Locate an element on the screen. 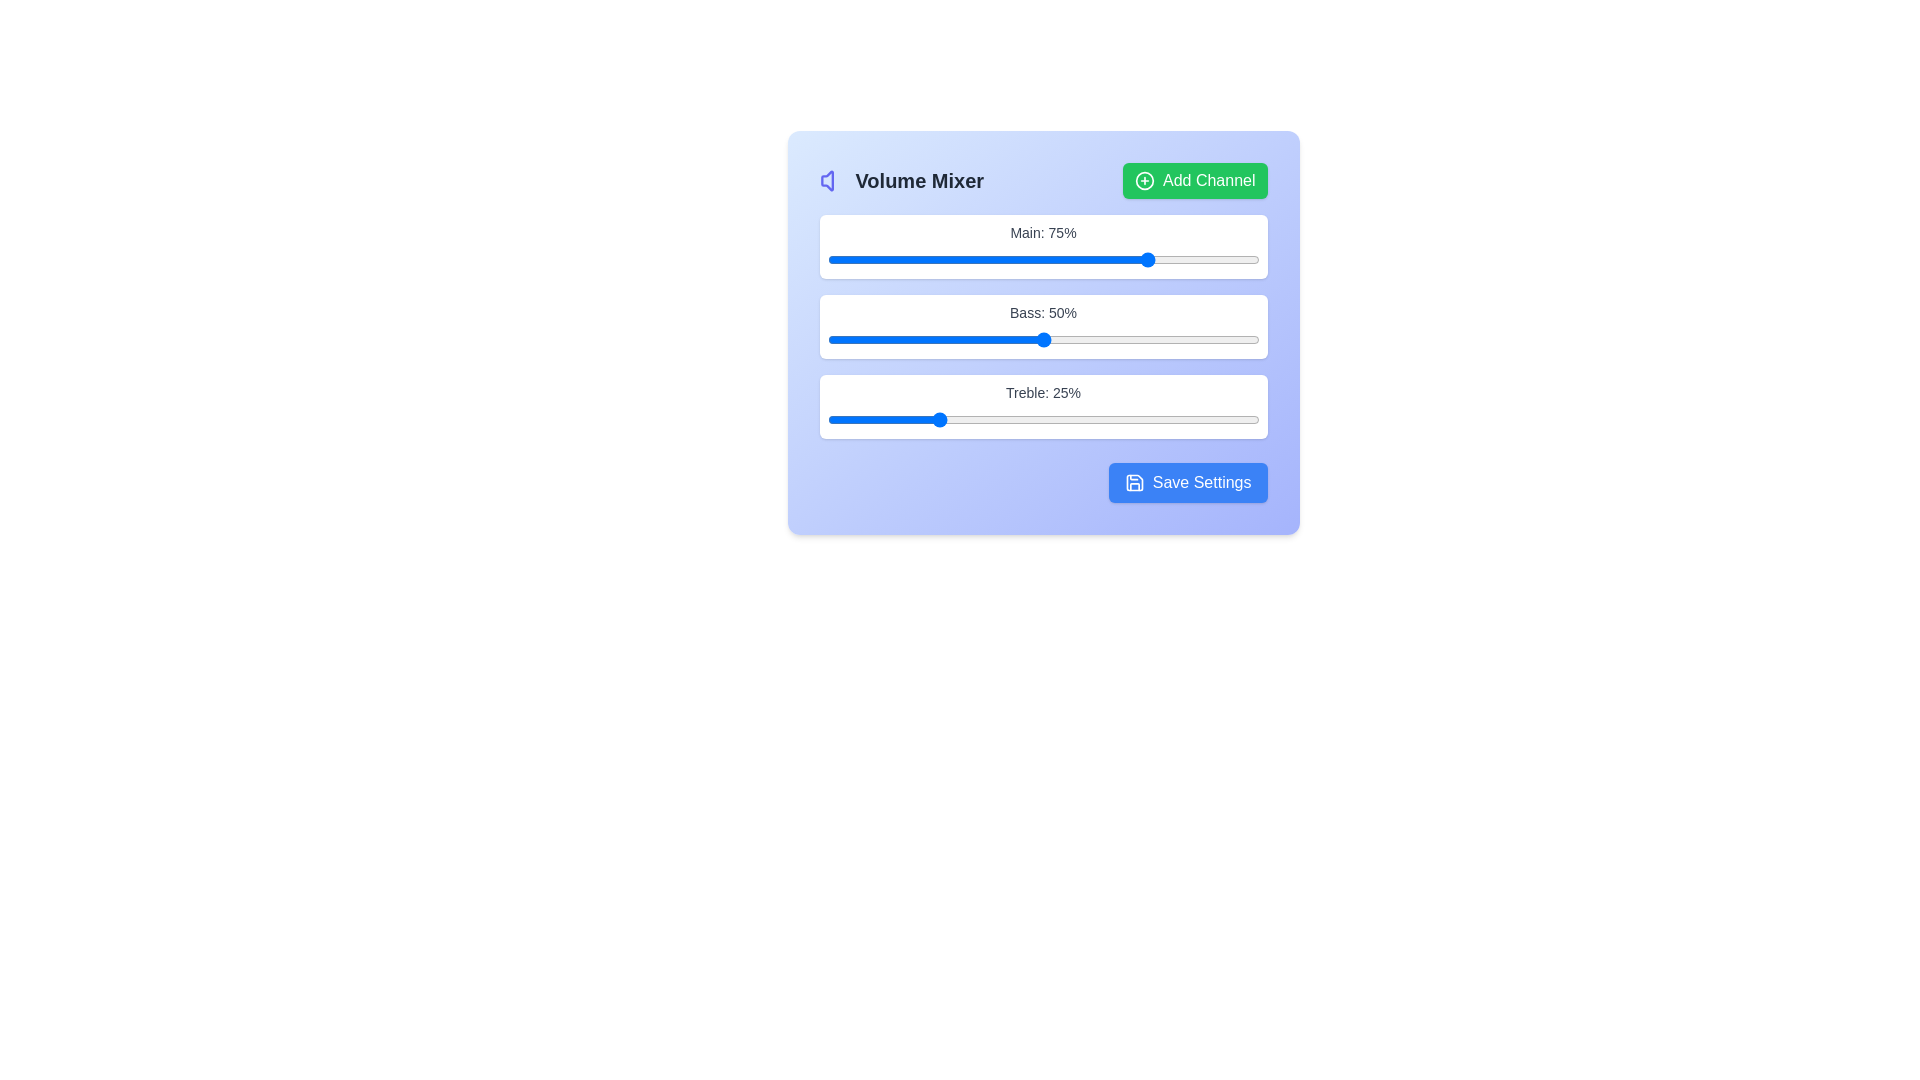 The width and height of the screenshot is (1920, 1080). the treble level is located at coordinates (921, 419).